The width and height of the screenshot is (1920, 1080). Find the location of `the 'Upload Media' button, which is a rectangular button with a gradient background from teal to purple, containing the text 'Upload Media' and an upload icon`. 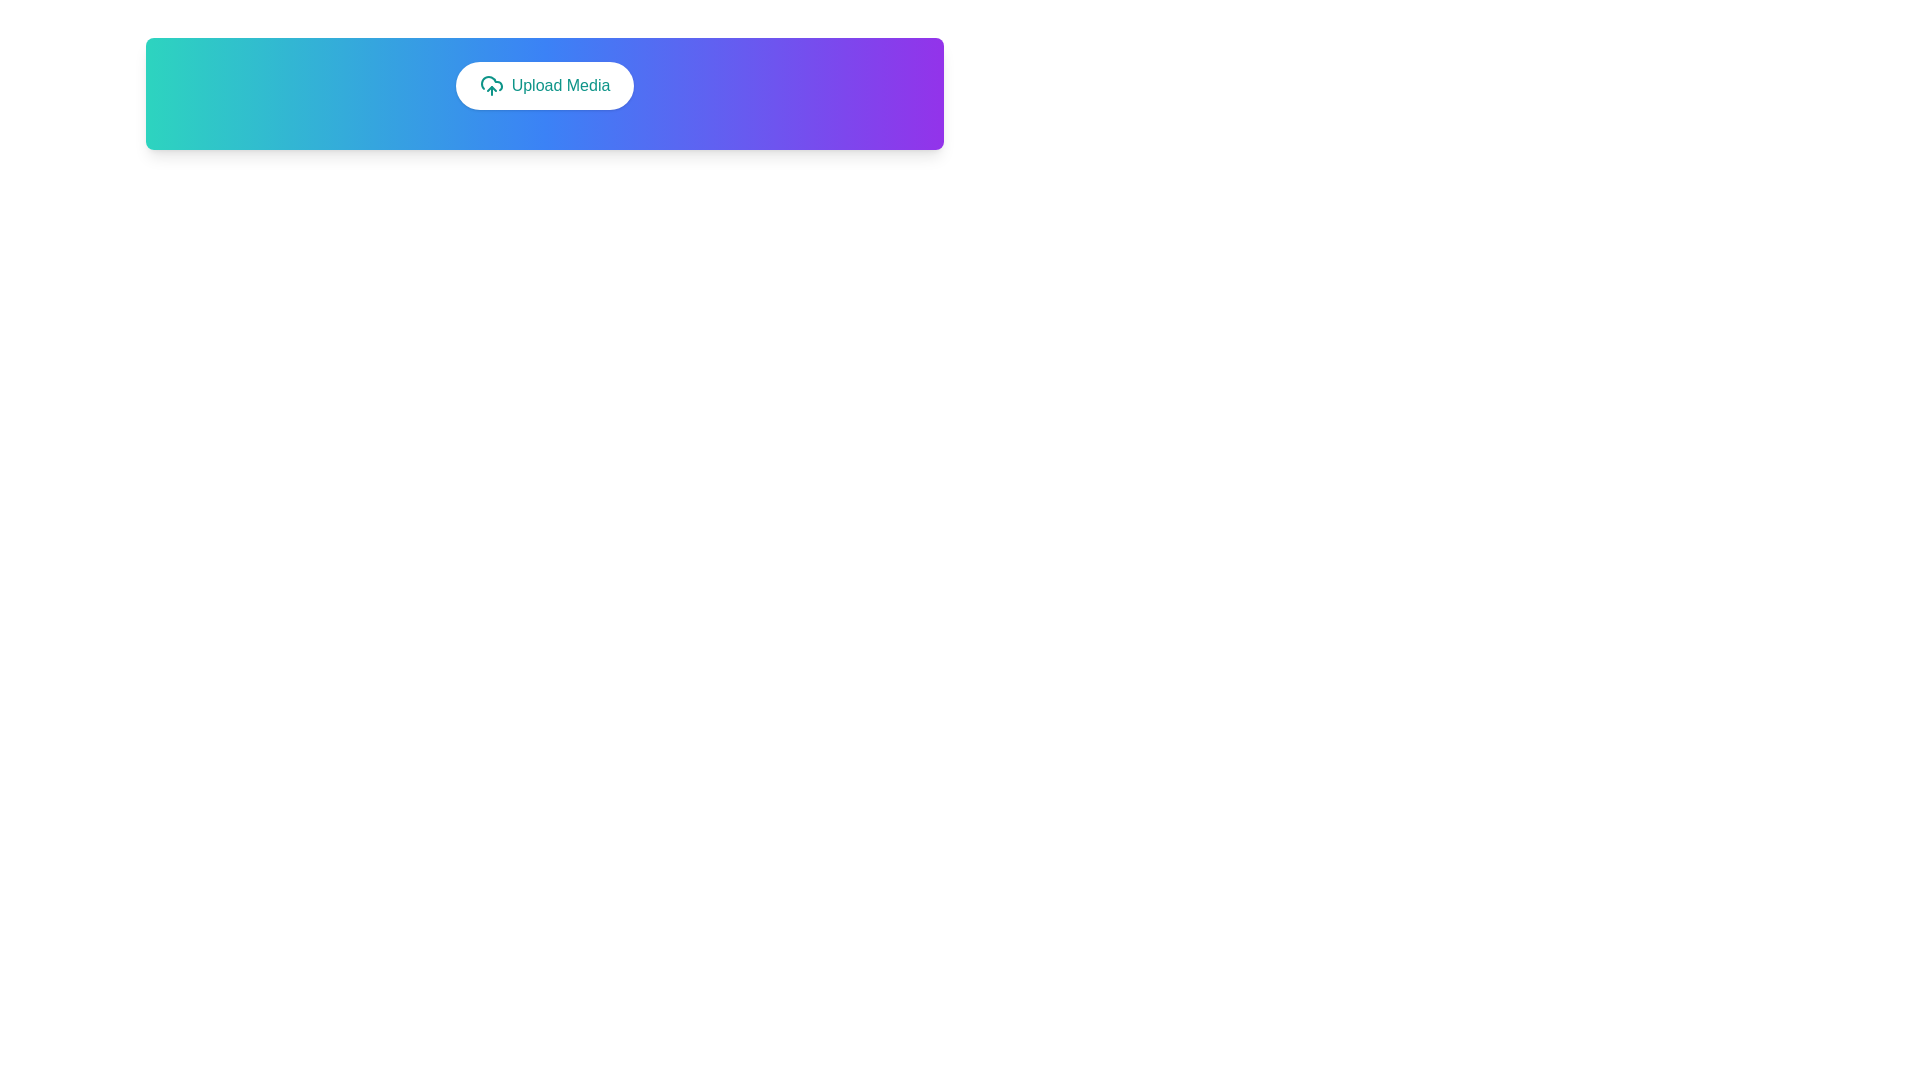

the 'Upload Media' button, which is a rectangular button with a gradient background from teal to purple, containing the text 'Upload Media' and an upload icon is located at coordinates (545, 93).